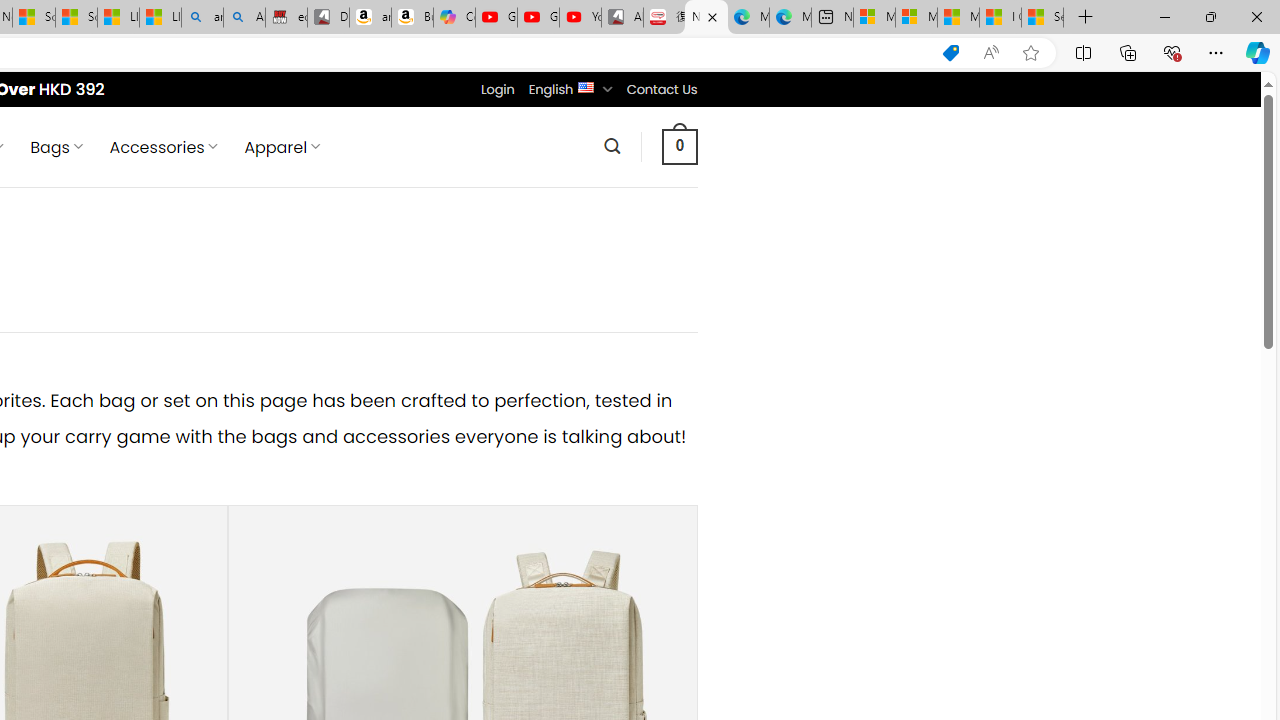 The width and height of the screenshot is (1280, 720). Describe the element at coordinates (679, 145) in the screenshot. I see `' 0 '` at that location.